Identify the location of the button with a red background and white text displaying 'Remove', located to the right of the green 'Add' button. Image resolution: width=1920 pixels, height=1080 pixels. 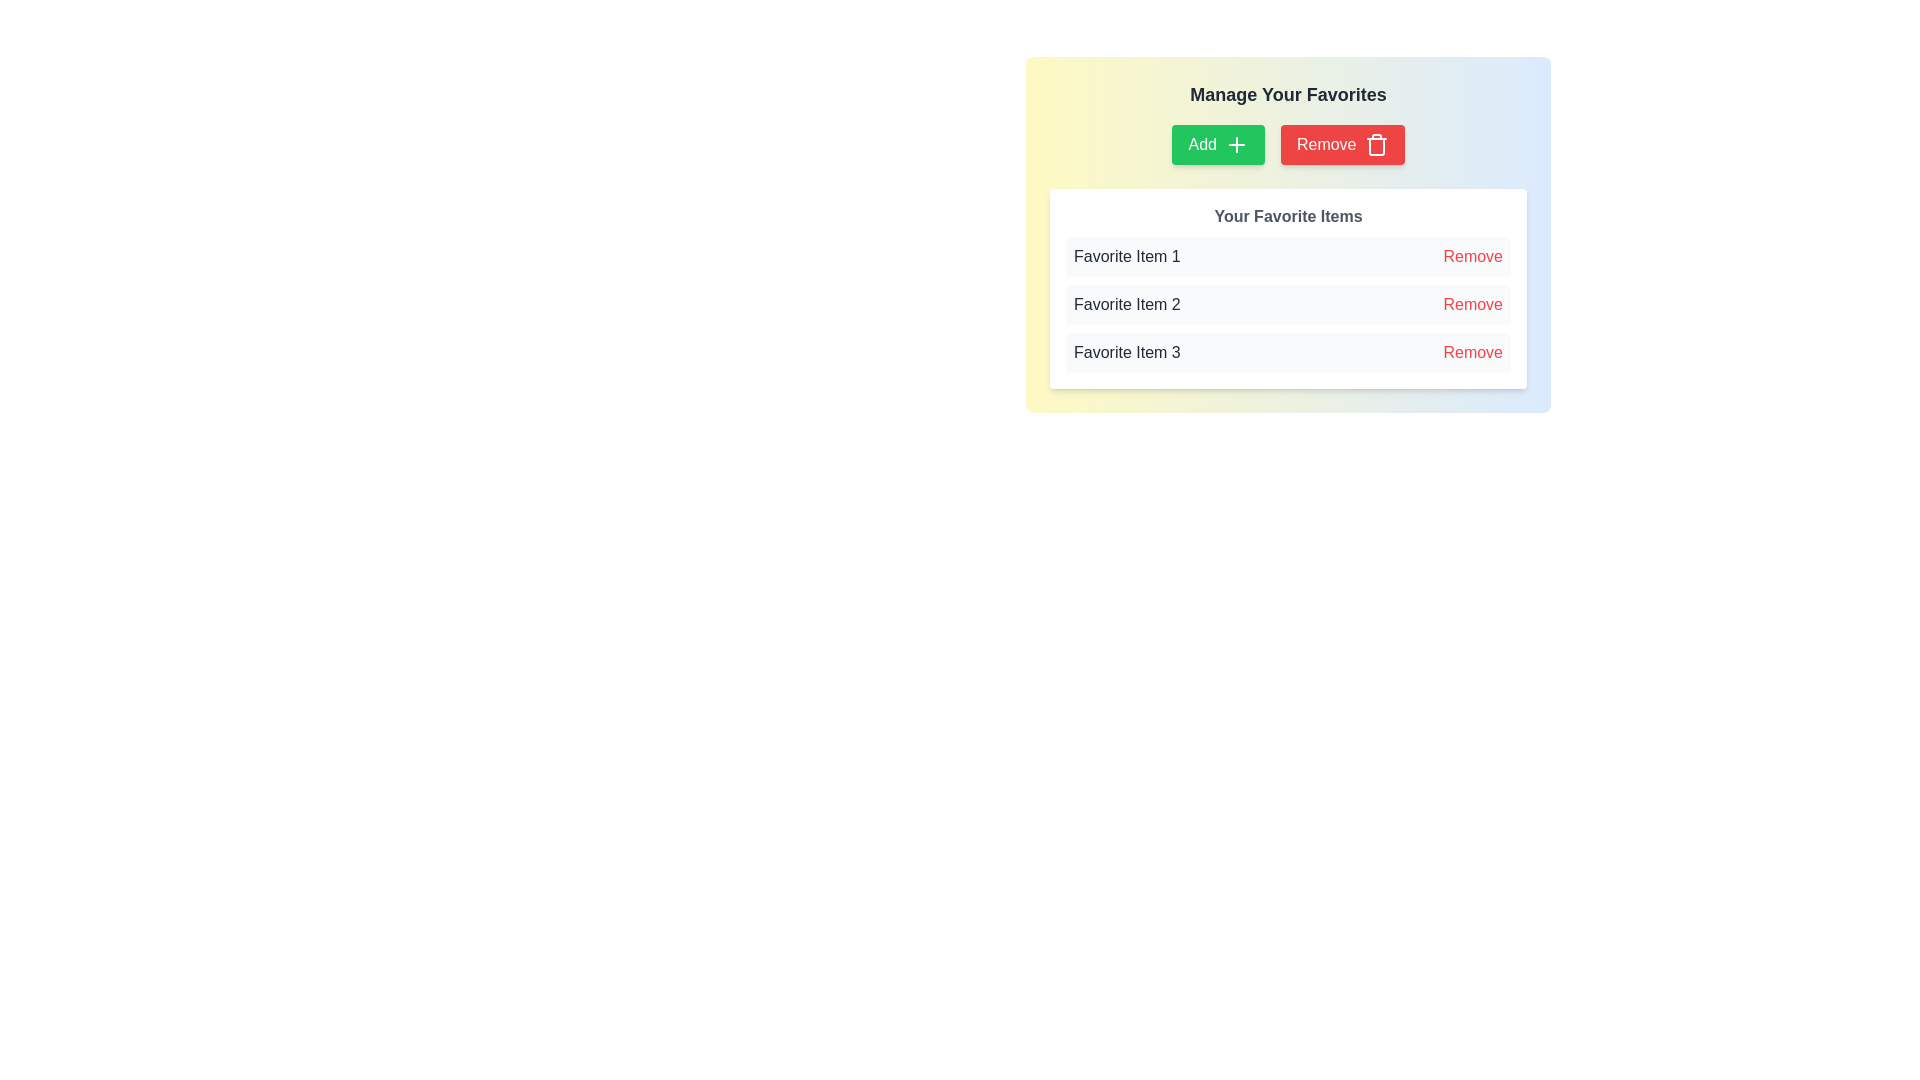
(1342, 144).